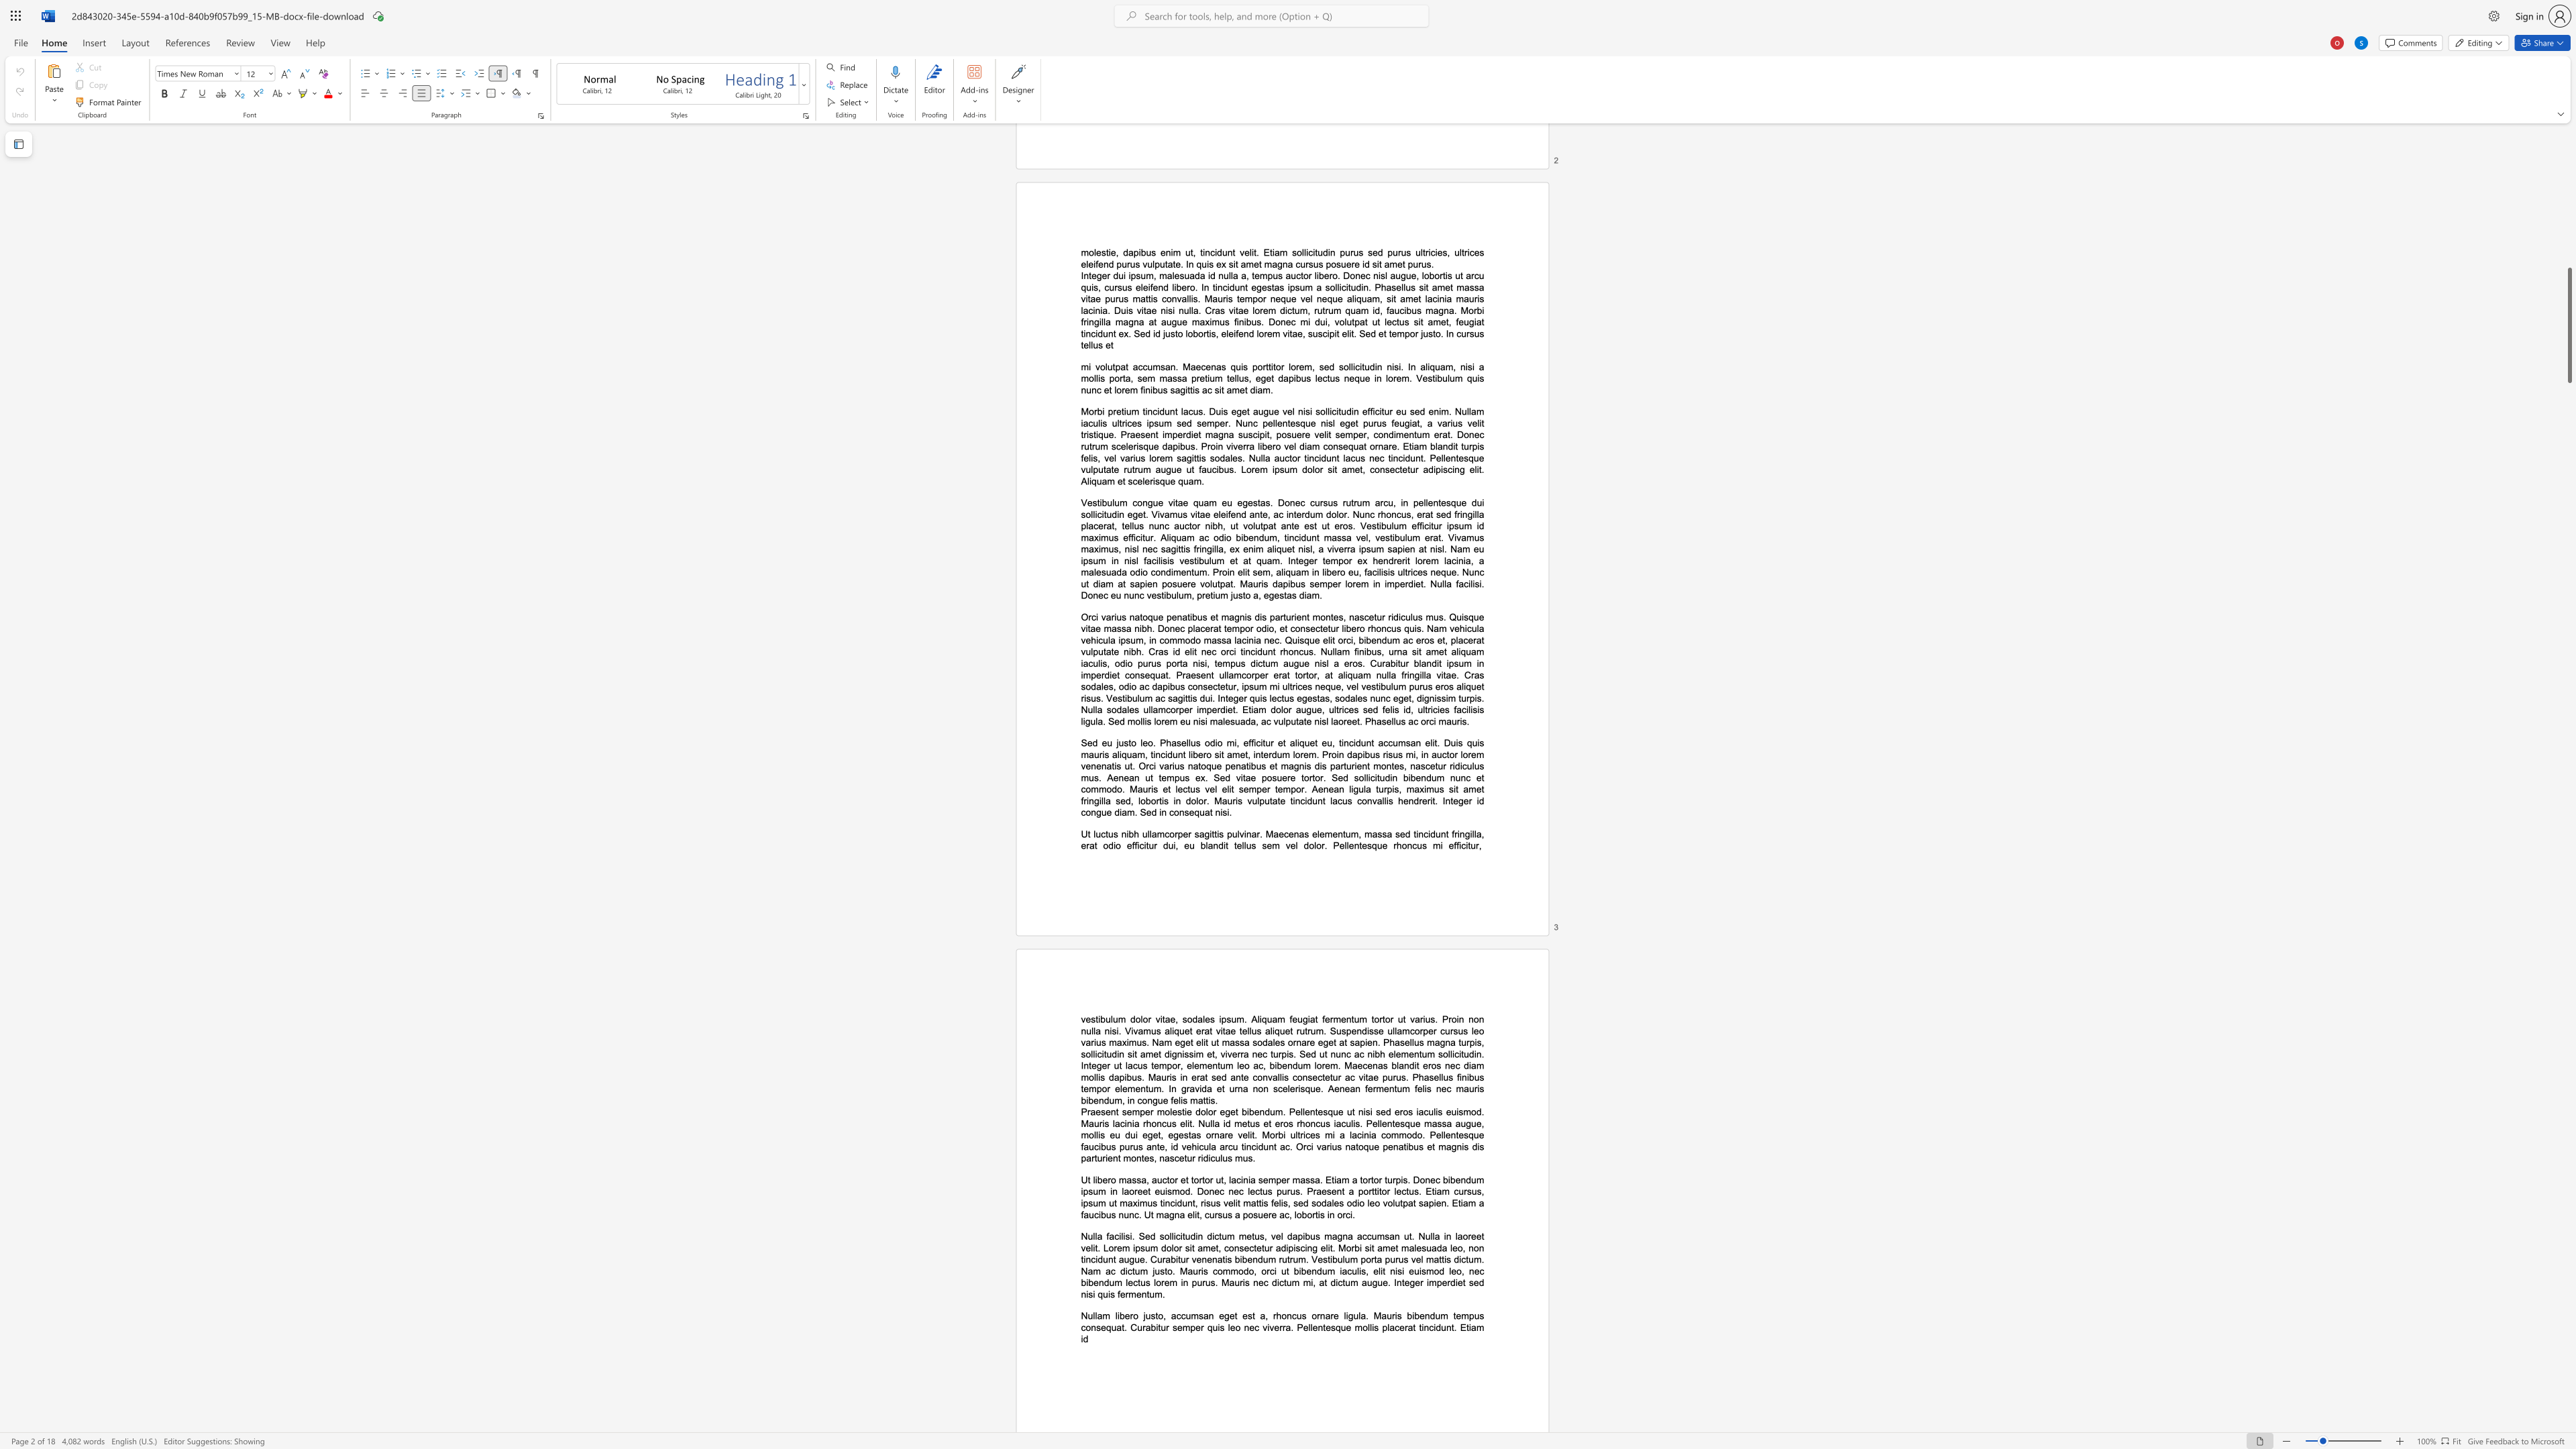 Image resolution: width=2576 pixels, height=1449 pixels. I want to click on the subset text "o, accumsan eget e" within the text "Nullam libero justo, accumsan eget est a, rhoncus ornare ligula. Mauris bibendum tempus consequat. Curabitur semper quis leo nec viverra. Pellentesque mollis placerat tincidunt. Etiam id", so click(1157, 1314).